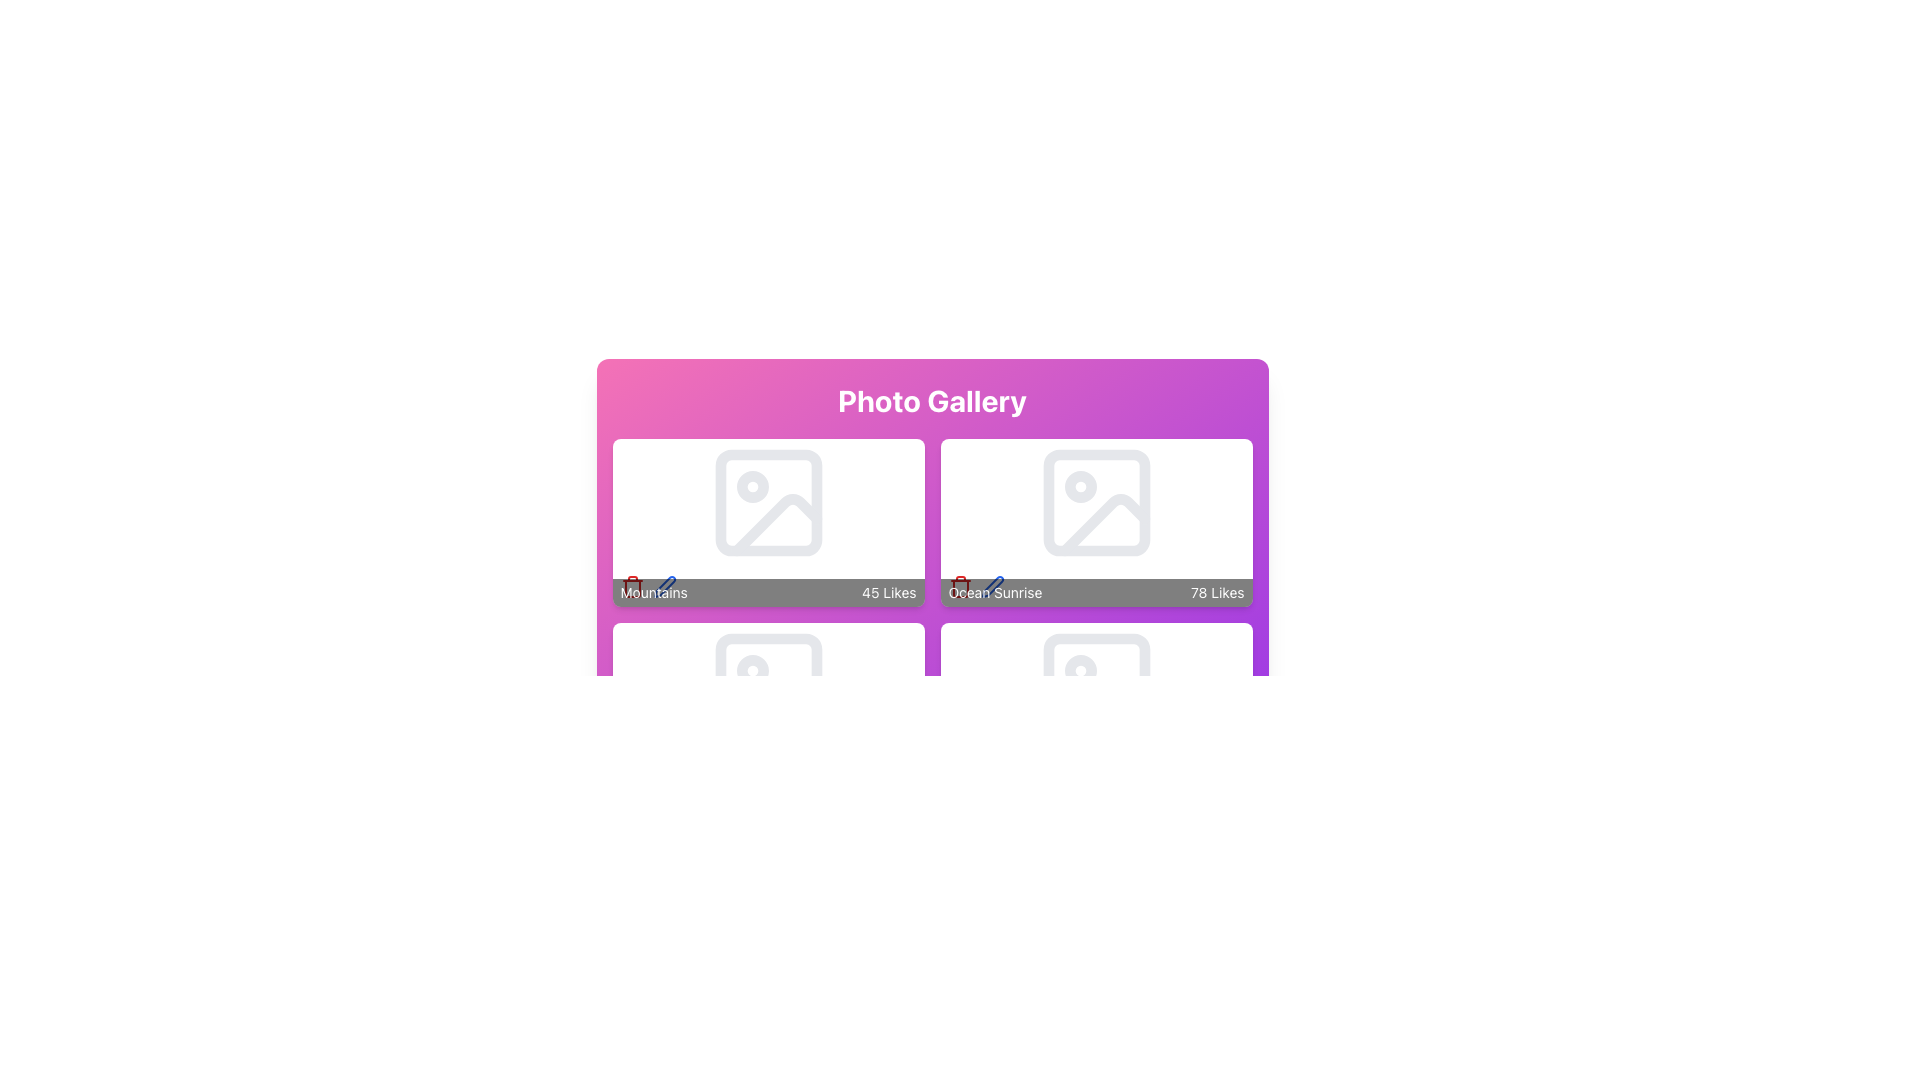  I want to click on the decorative or functional Vector graphics circle (SVG element) located near the bottom-right corner of the rectangle within the 'Photo Gallery' grid, so click(1079, 671).